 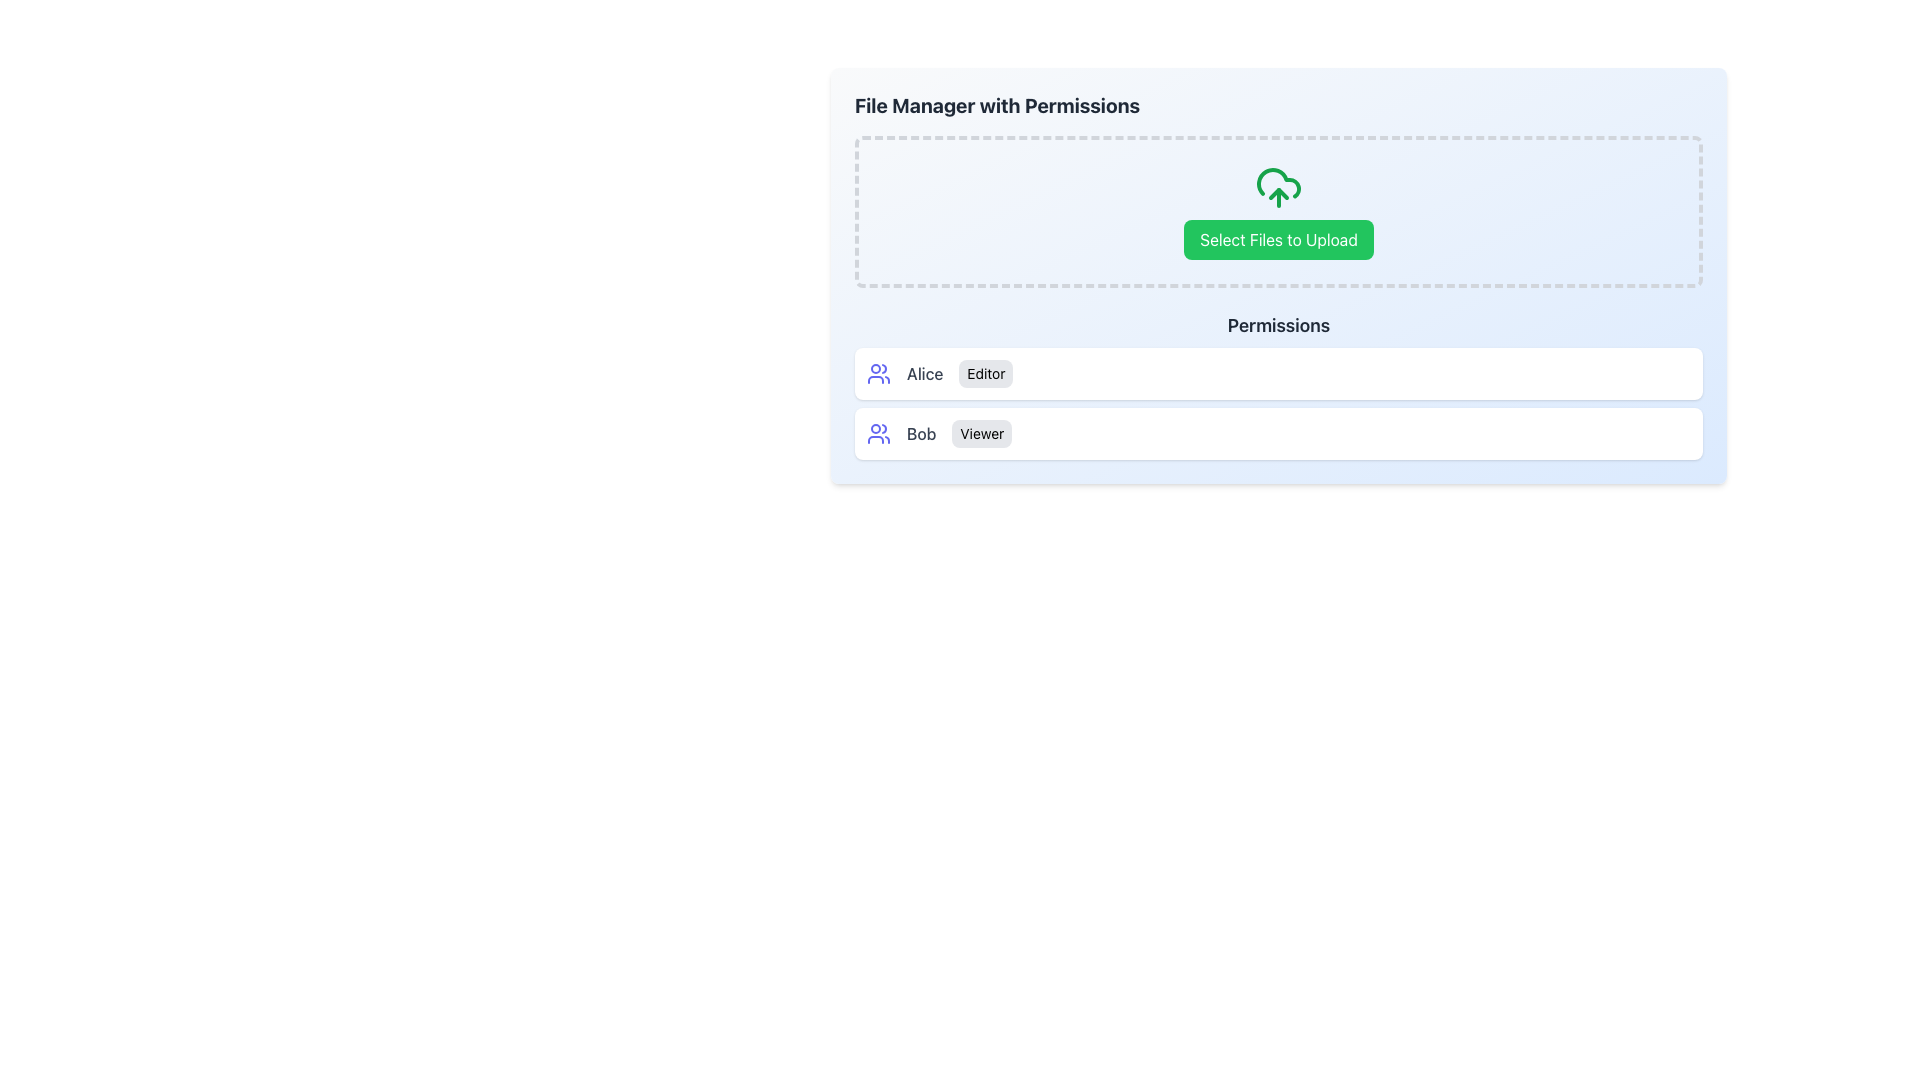 What do you see at coordinates (1277, 193) in the screenshot?
I see `the cloud-upload icon located at the top center of the icon group, slightly above the 'Select Files to Upload' button` at bounding box center [1277, 193].